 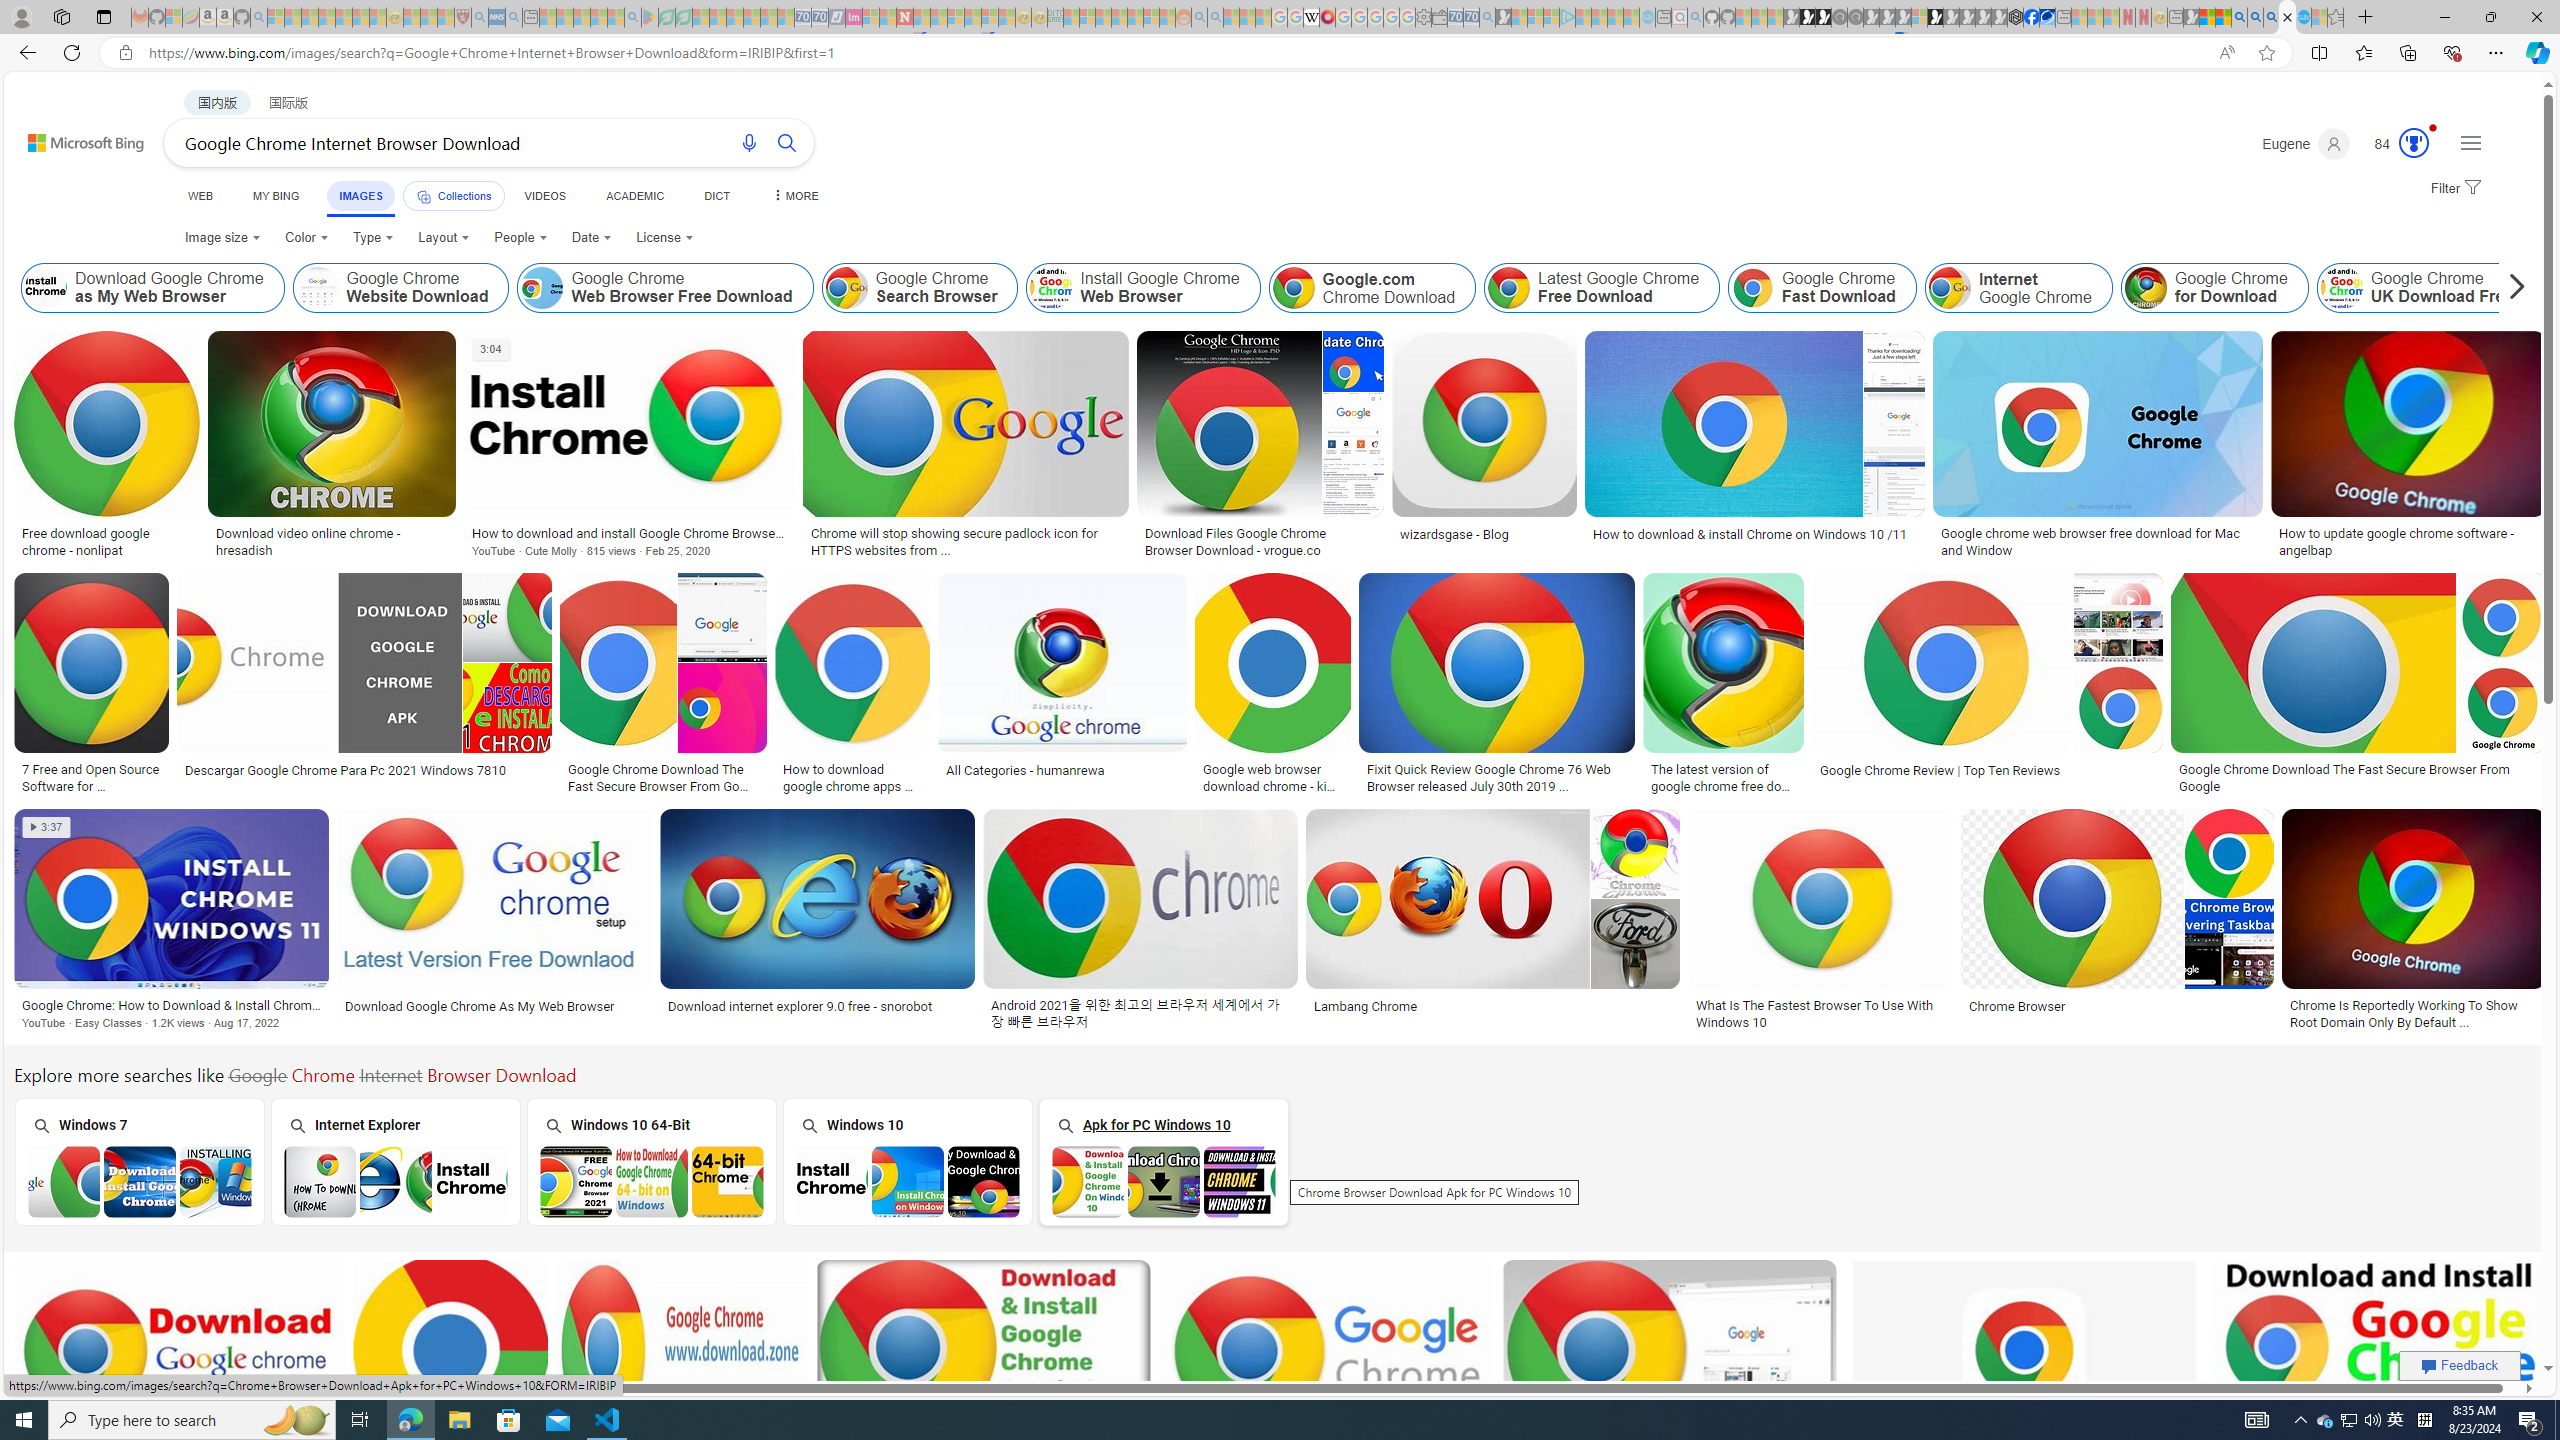 I want to click on 'Download Google Chrome as My Web Browser', so click(x=45, y=287).